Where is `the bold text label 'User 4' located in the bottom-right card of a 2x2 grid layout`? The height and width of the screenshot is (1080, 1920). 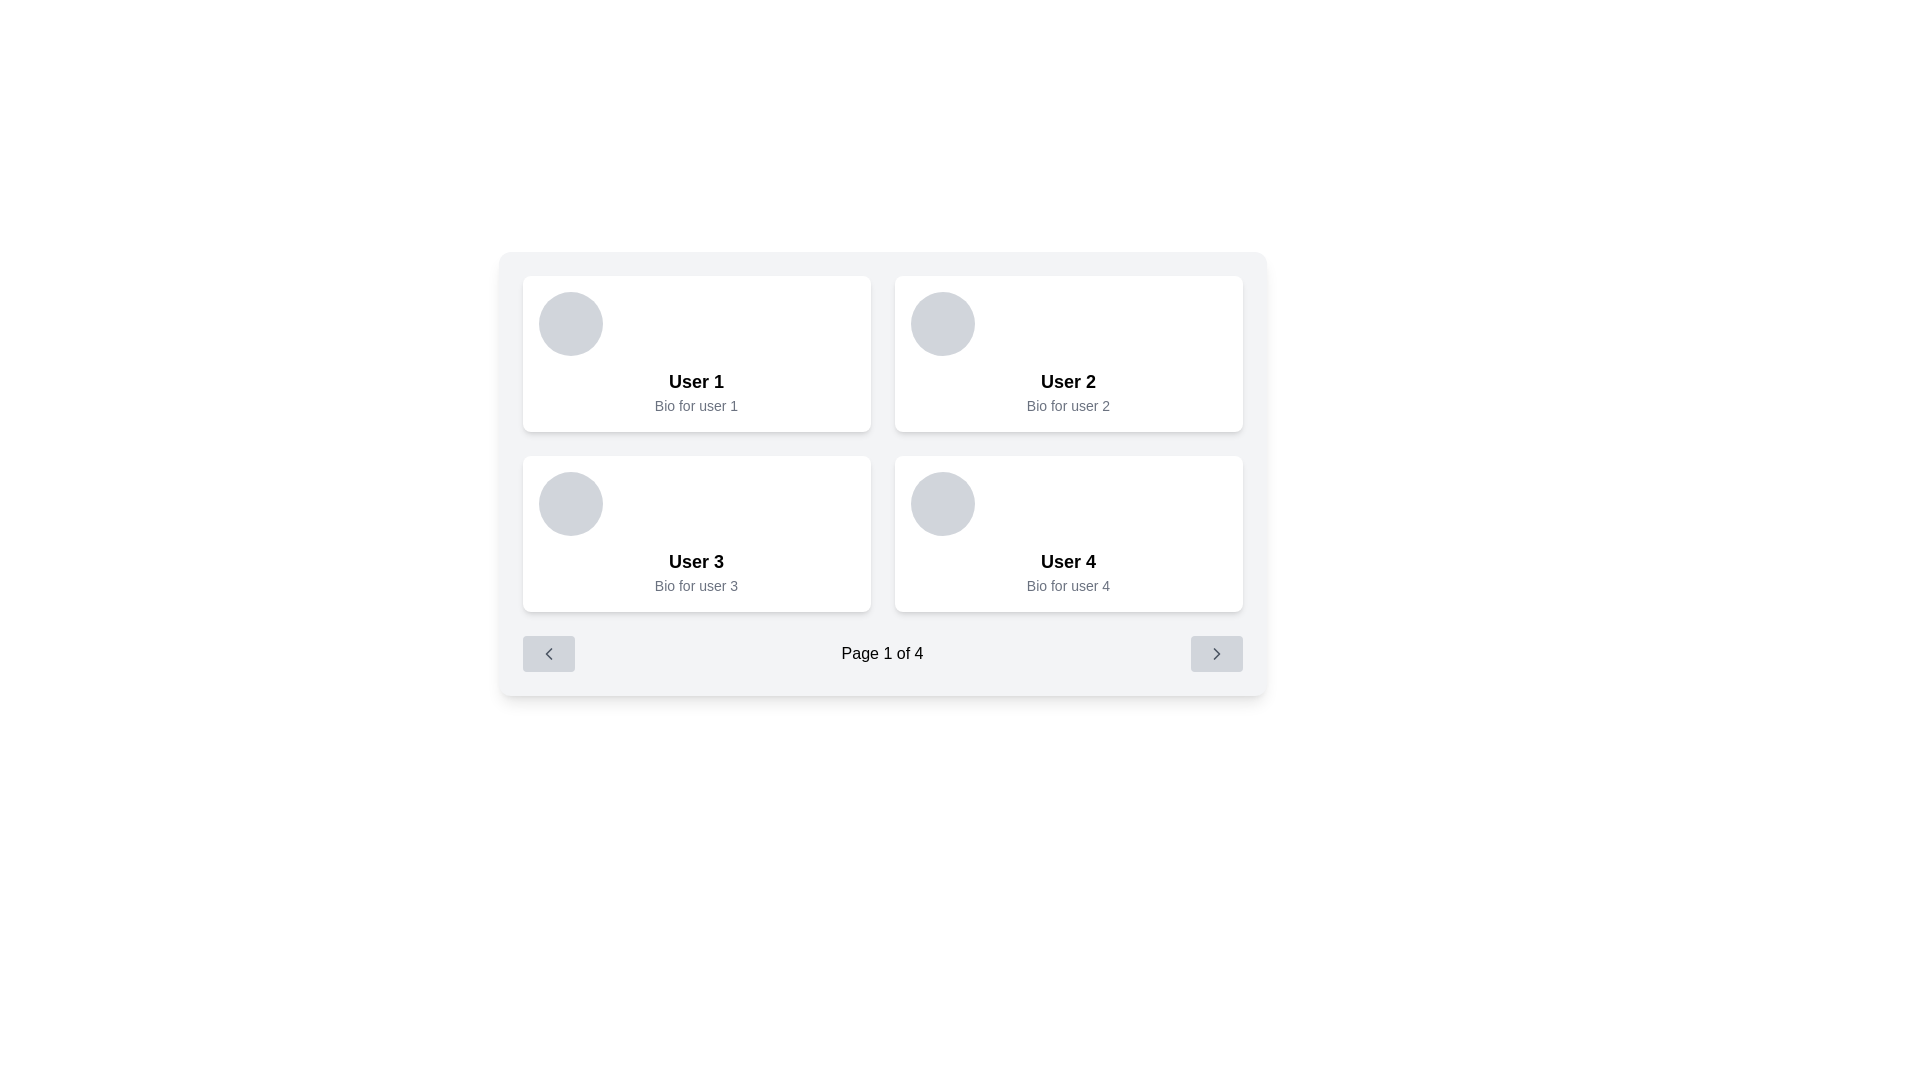
the bold text label 'User 4' located in the bottom-right card of a 2x2 grid layout is located at coordinates (1067, 562).